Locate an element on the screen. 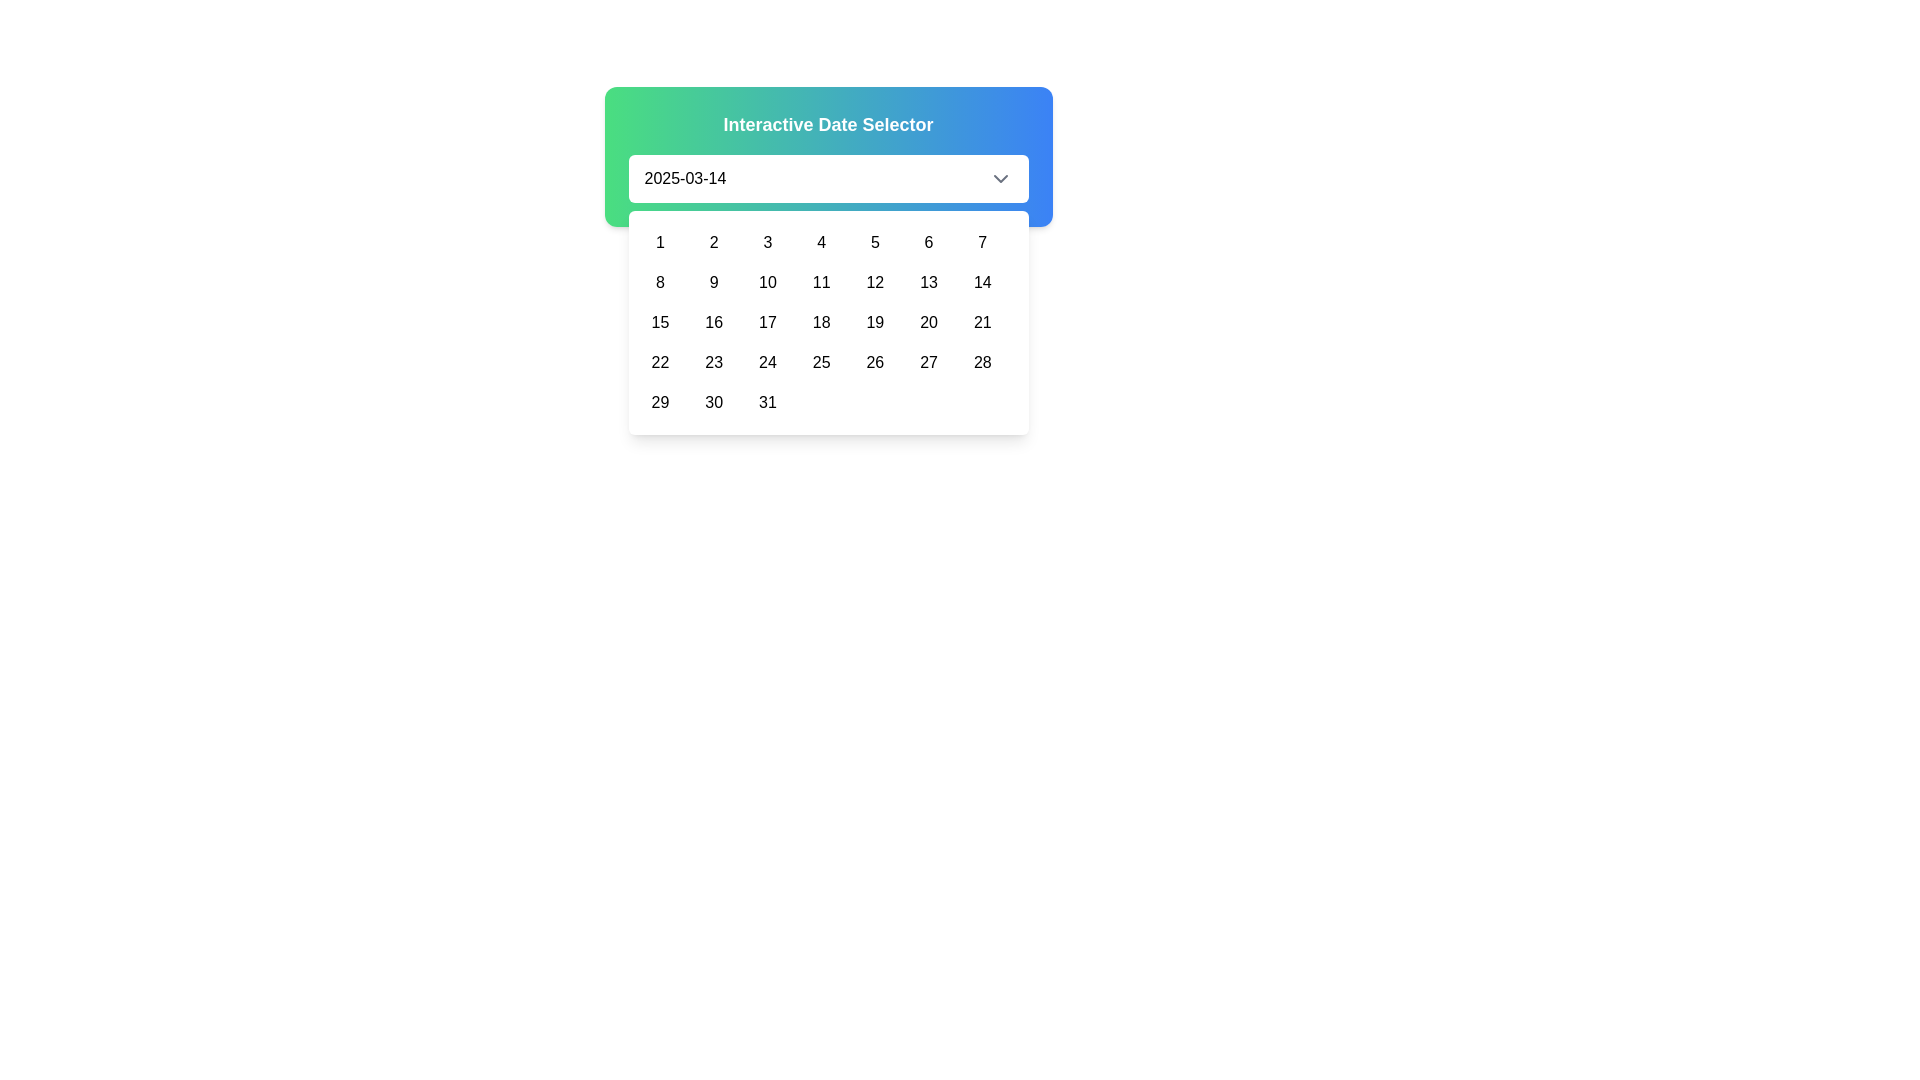 The image size is (1920, 1080). the Interactive calendar day button displaying the number '19' is located at coordinates (875, 322).